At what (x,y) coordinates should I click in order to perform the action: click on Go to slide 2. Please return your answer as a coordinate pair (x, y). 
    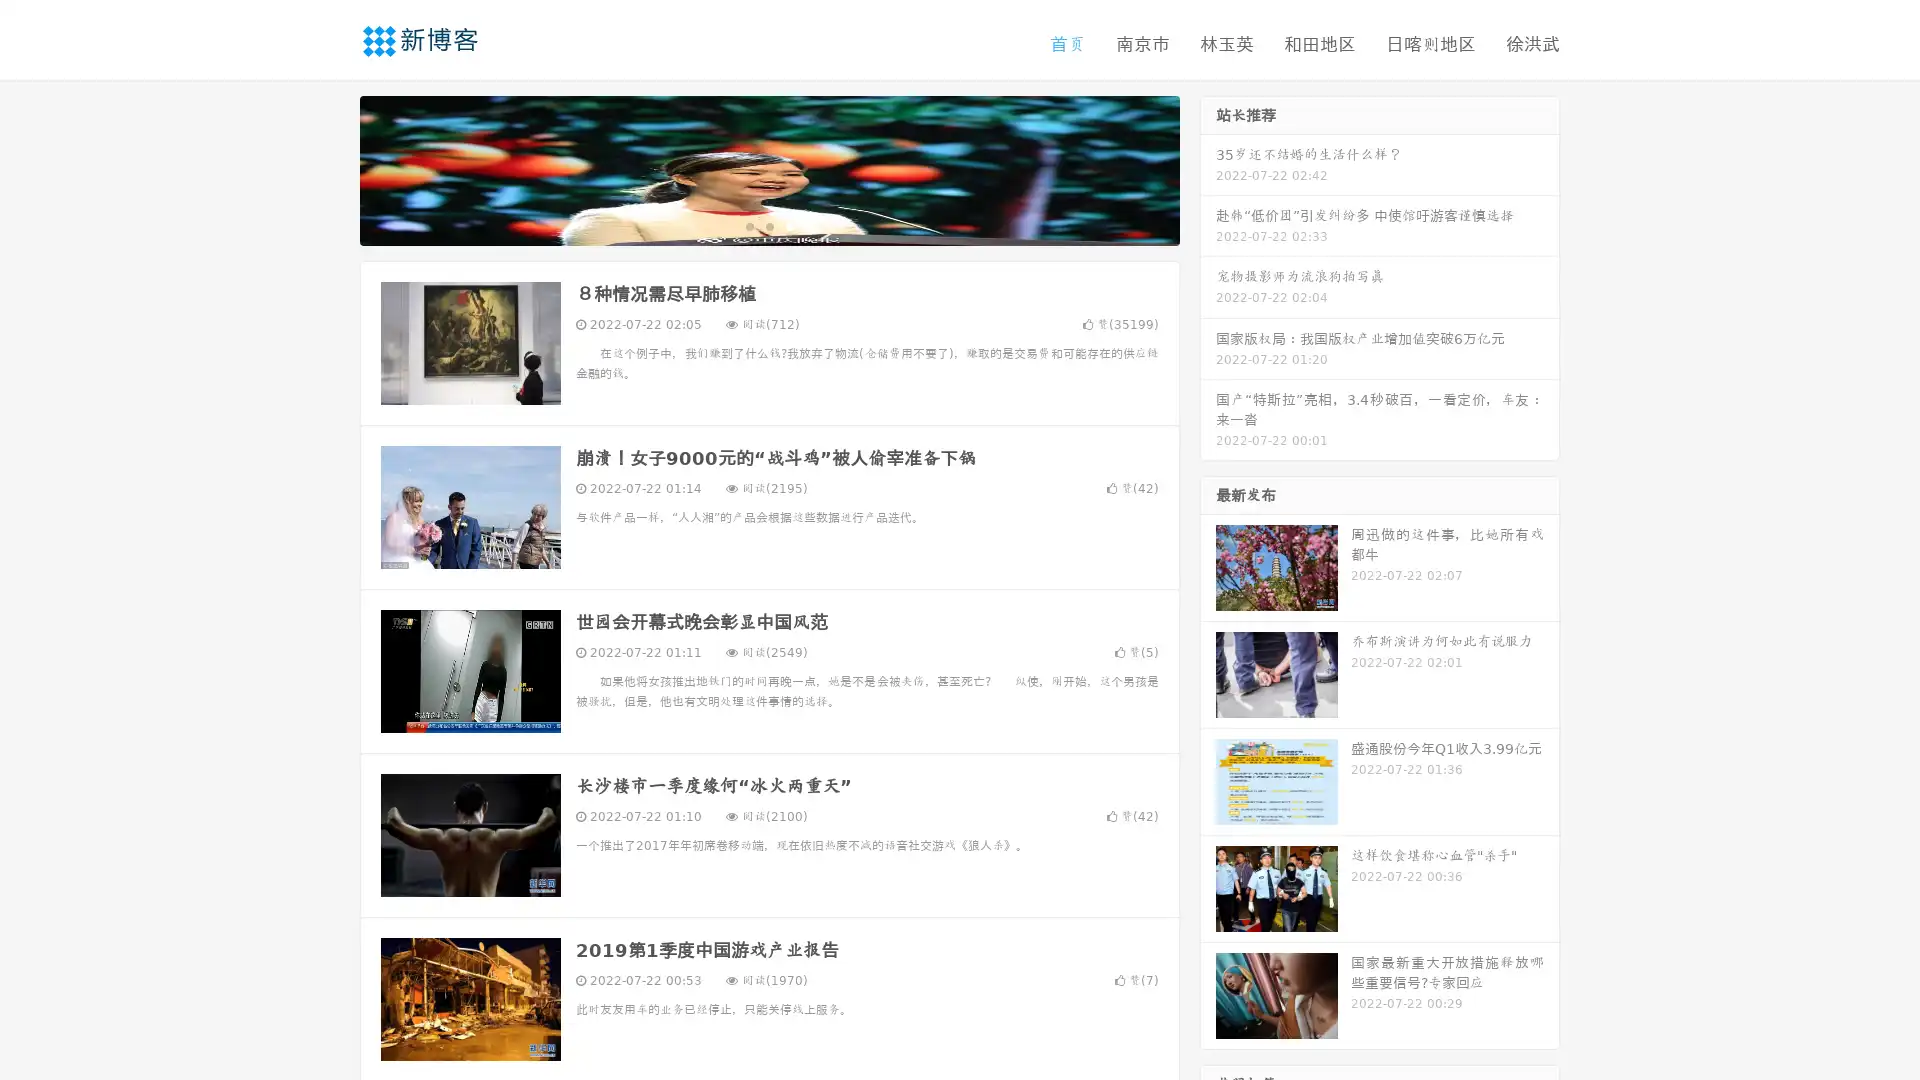
    Looking at the image, I should click on (768, 225).